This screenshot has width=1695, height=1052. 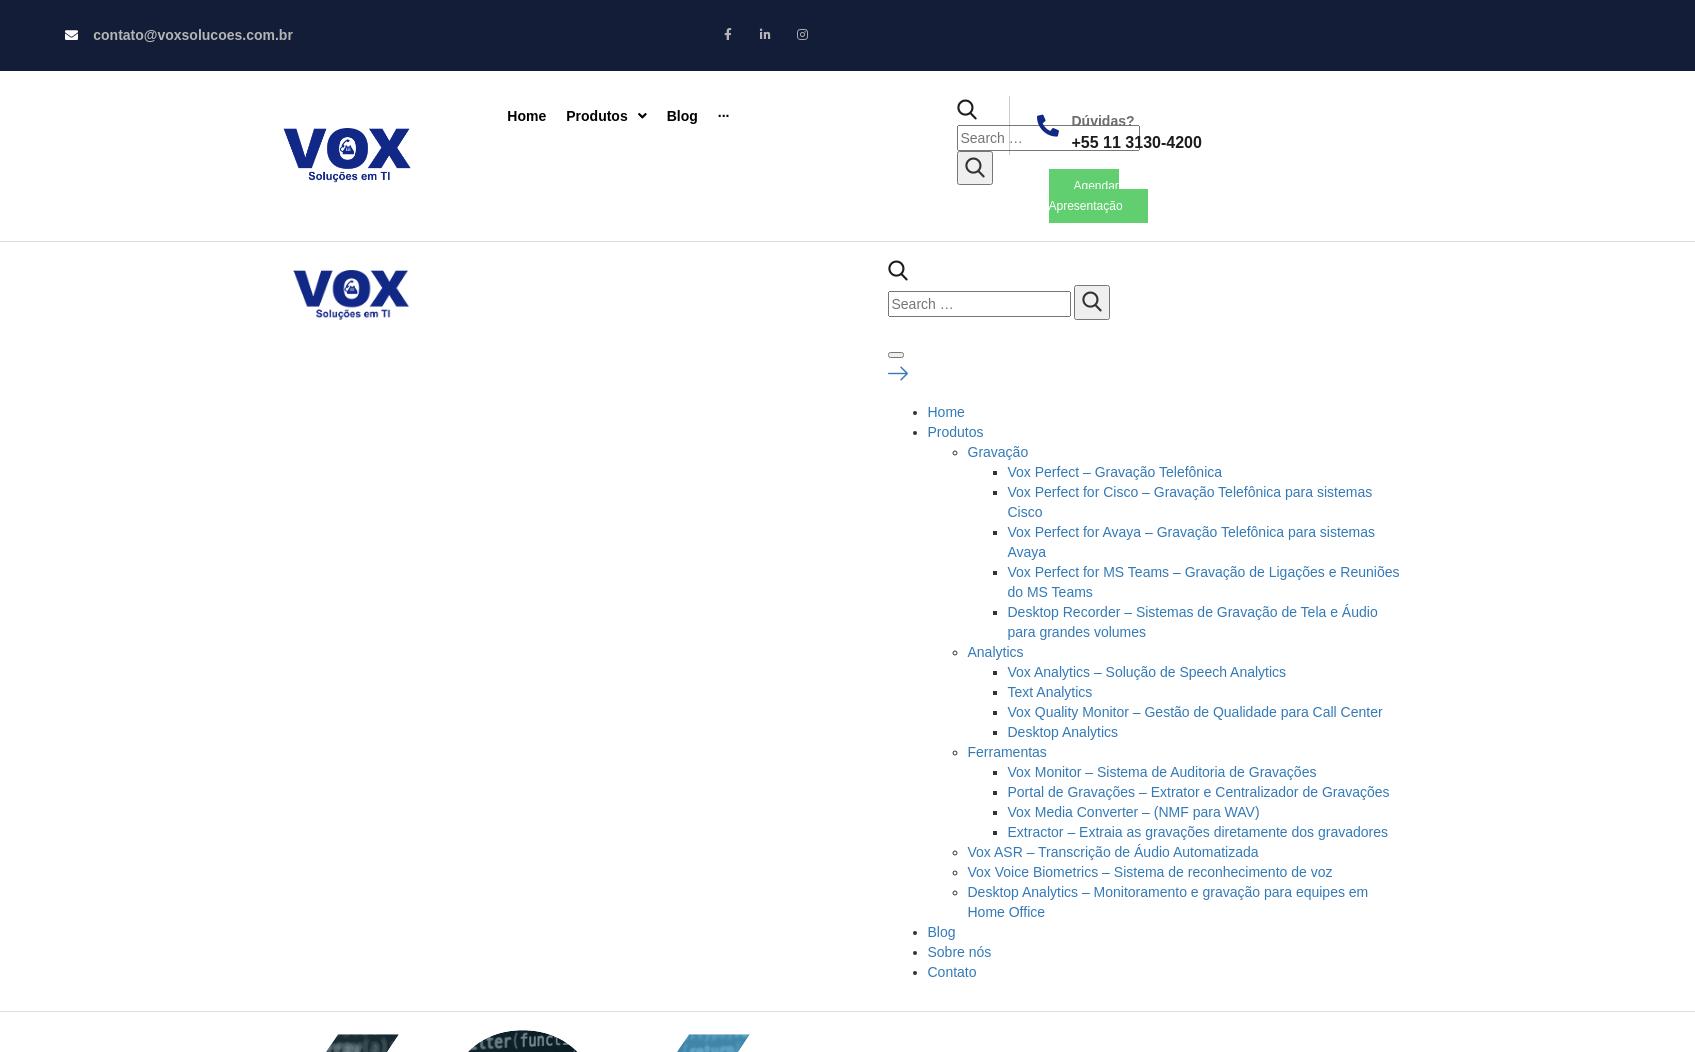 What do you see at coordinates (1084, 205) in the screenshot?
I see `'Apresentação'` at bounding box center [1084, 205].